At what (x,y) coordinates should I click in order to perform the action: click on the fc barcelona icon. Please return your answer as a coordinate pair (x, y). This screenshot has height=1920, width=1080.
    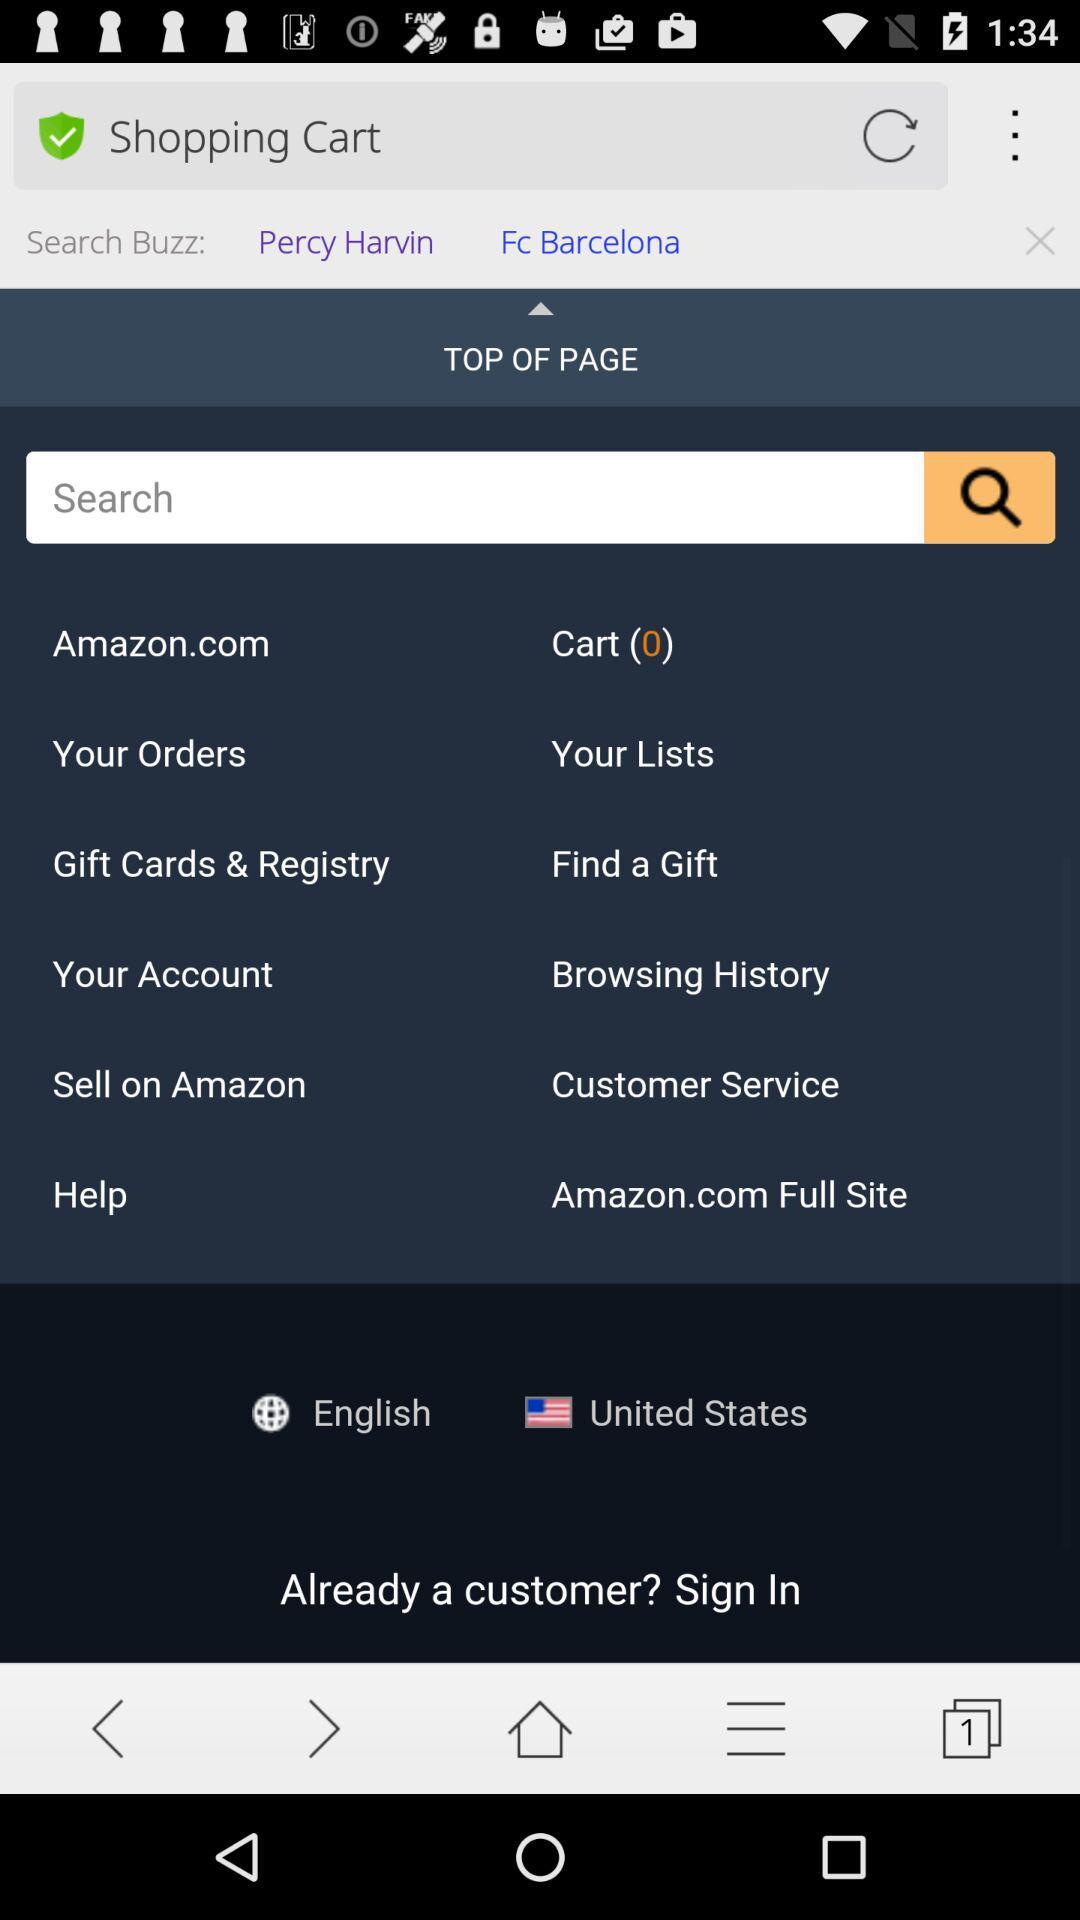
    Looking at the image, I should click on (596, 246).